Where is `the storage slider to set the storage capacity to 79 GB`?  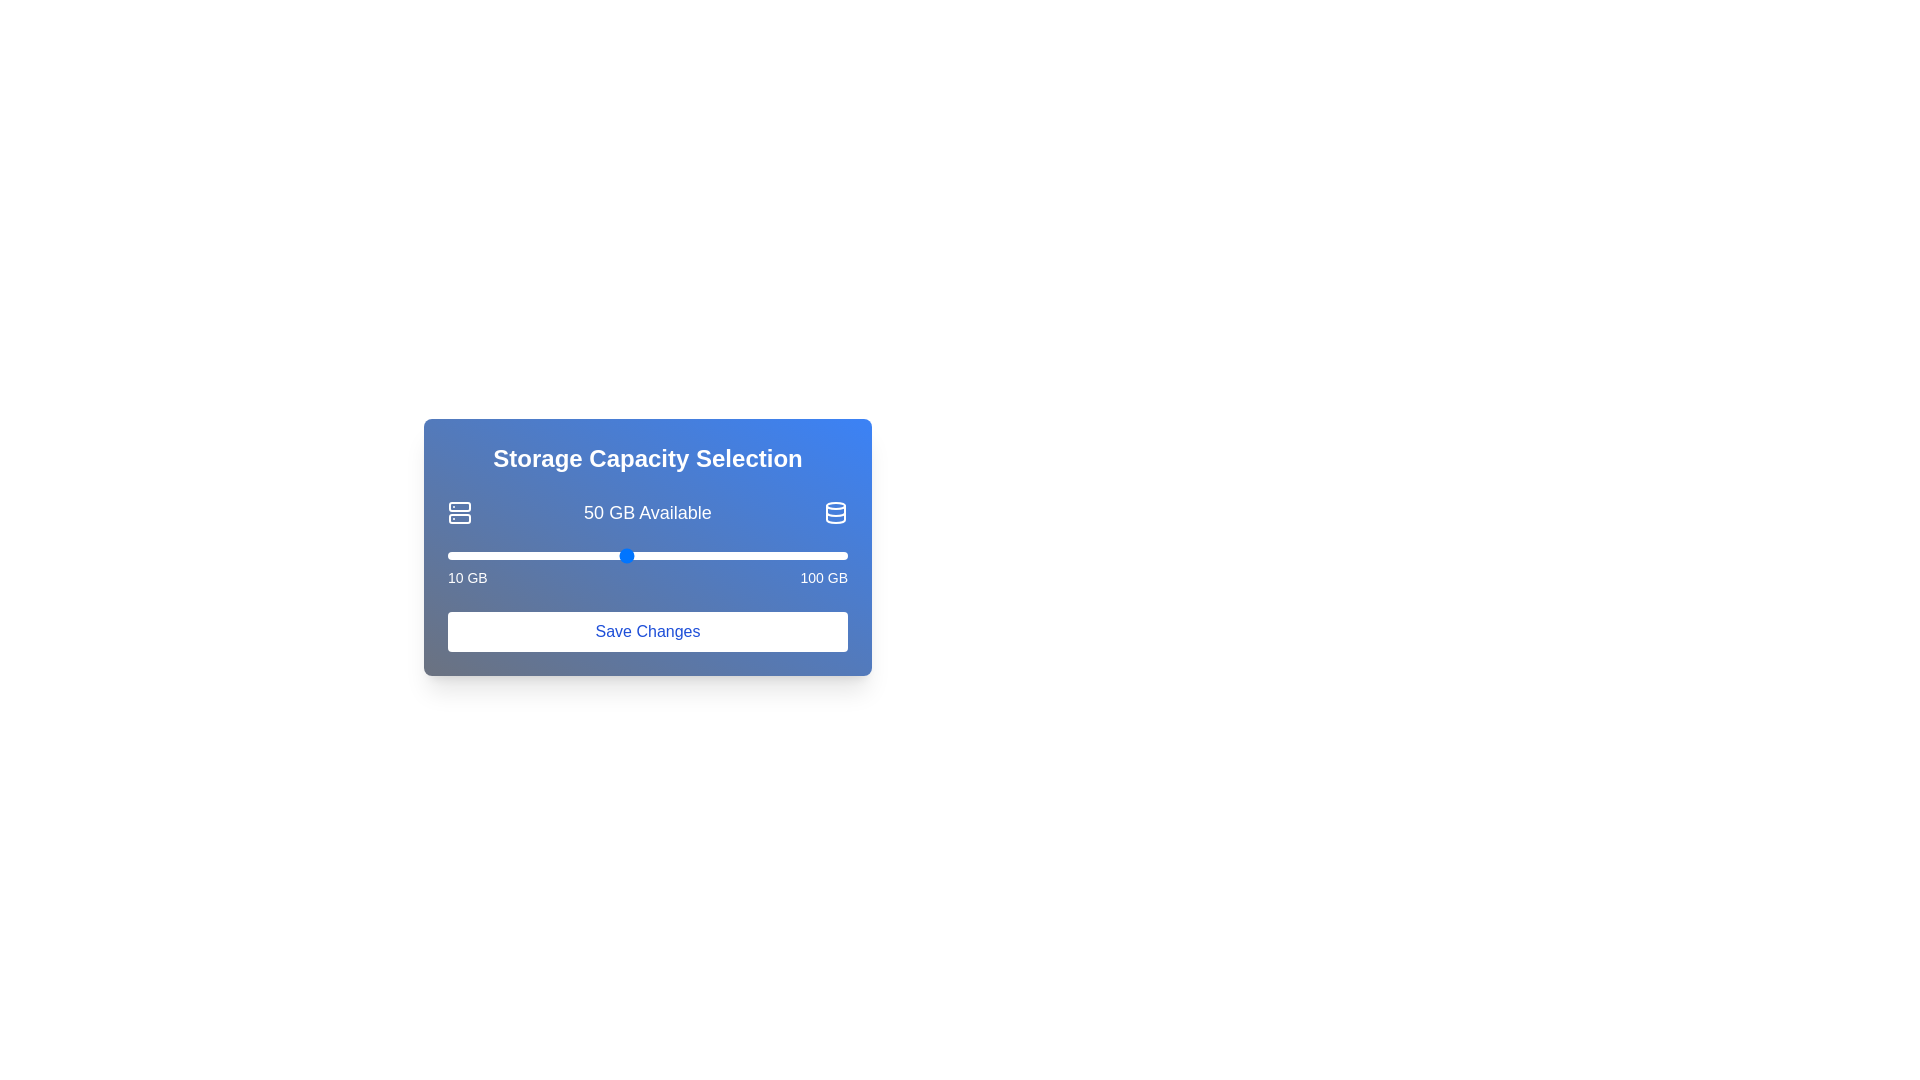
the storage slider to set the storage capacity to 79 GB is located at coordinates (753, 555).